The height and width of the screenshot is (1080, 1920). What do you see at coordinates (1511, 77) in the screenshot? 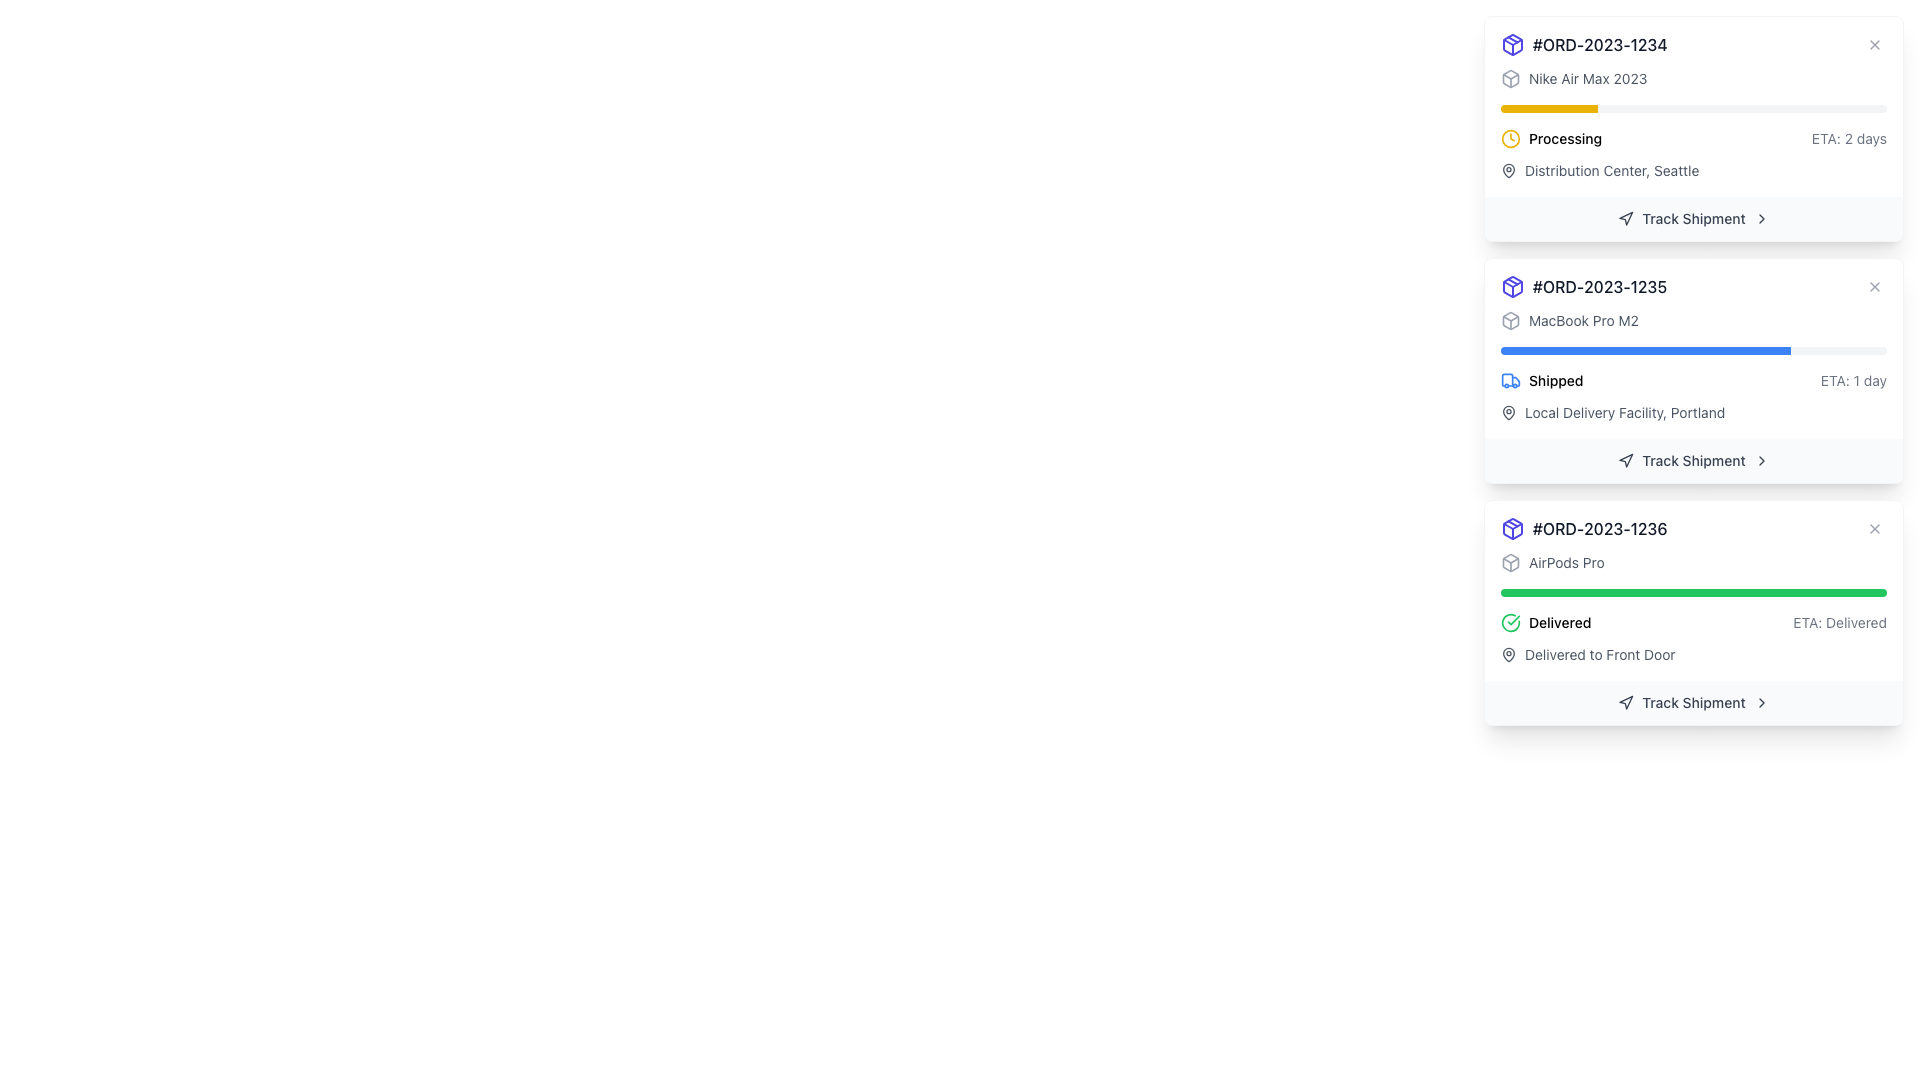
I see `the small, gray 3D box icon located at the top-left corner of the order card for order #ORD-2023-1234 if it is interactive` at bounding box center [1511, 77].